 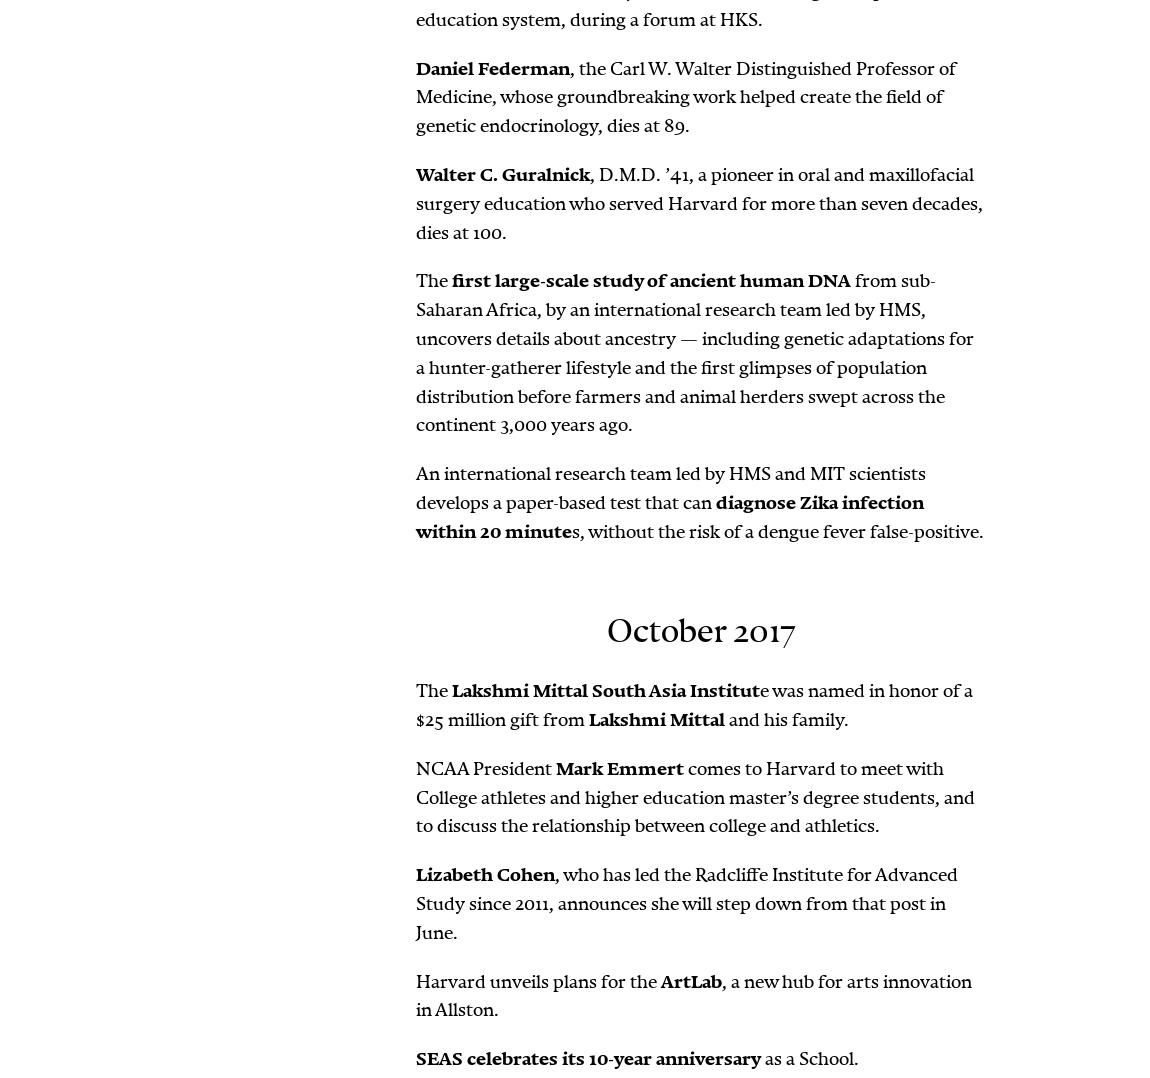 What do you see at coordinates (650, 281) in the screenshot?
I see `'first large-scale study of ancient human DNA'` at bounding box center [650, 281].